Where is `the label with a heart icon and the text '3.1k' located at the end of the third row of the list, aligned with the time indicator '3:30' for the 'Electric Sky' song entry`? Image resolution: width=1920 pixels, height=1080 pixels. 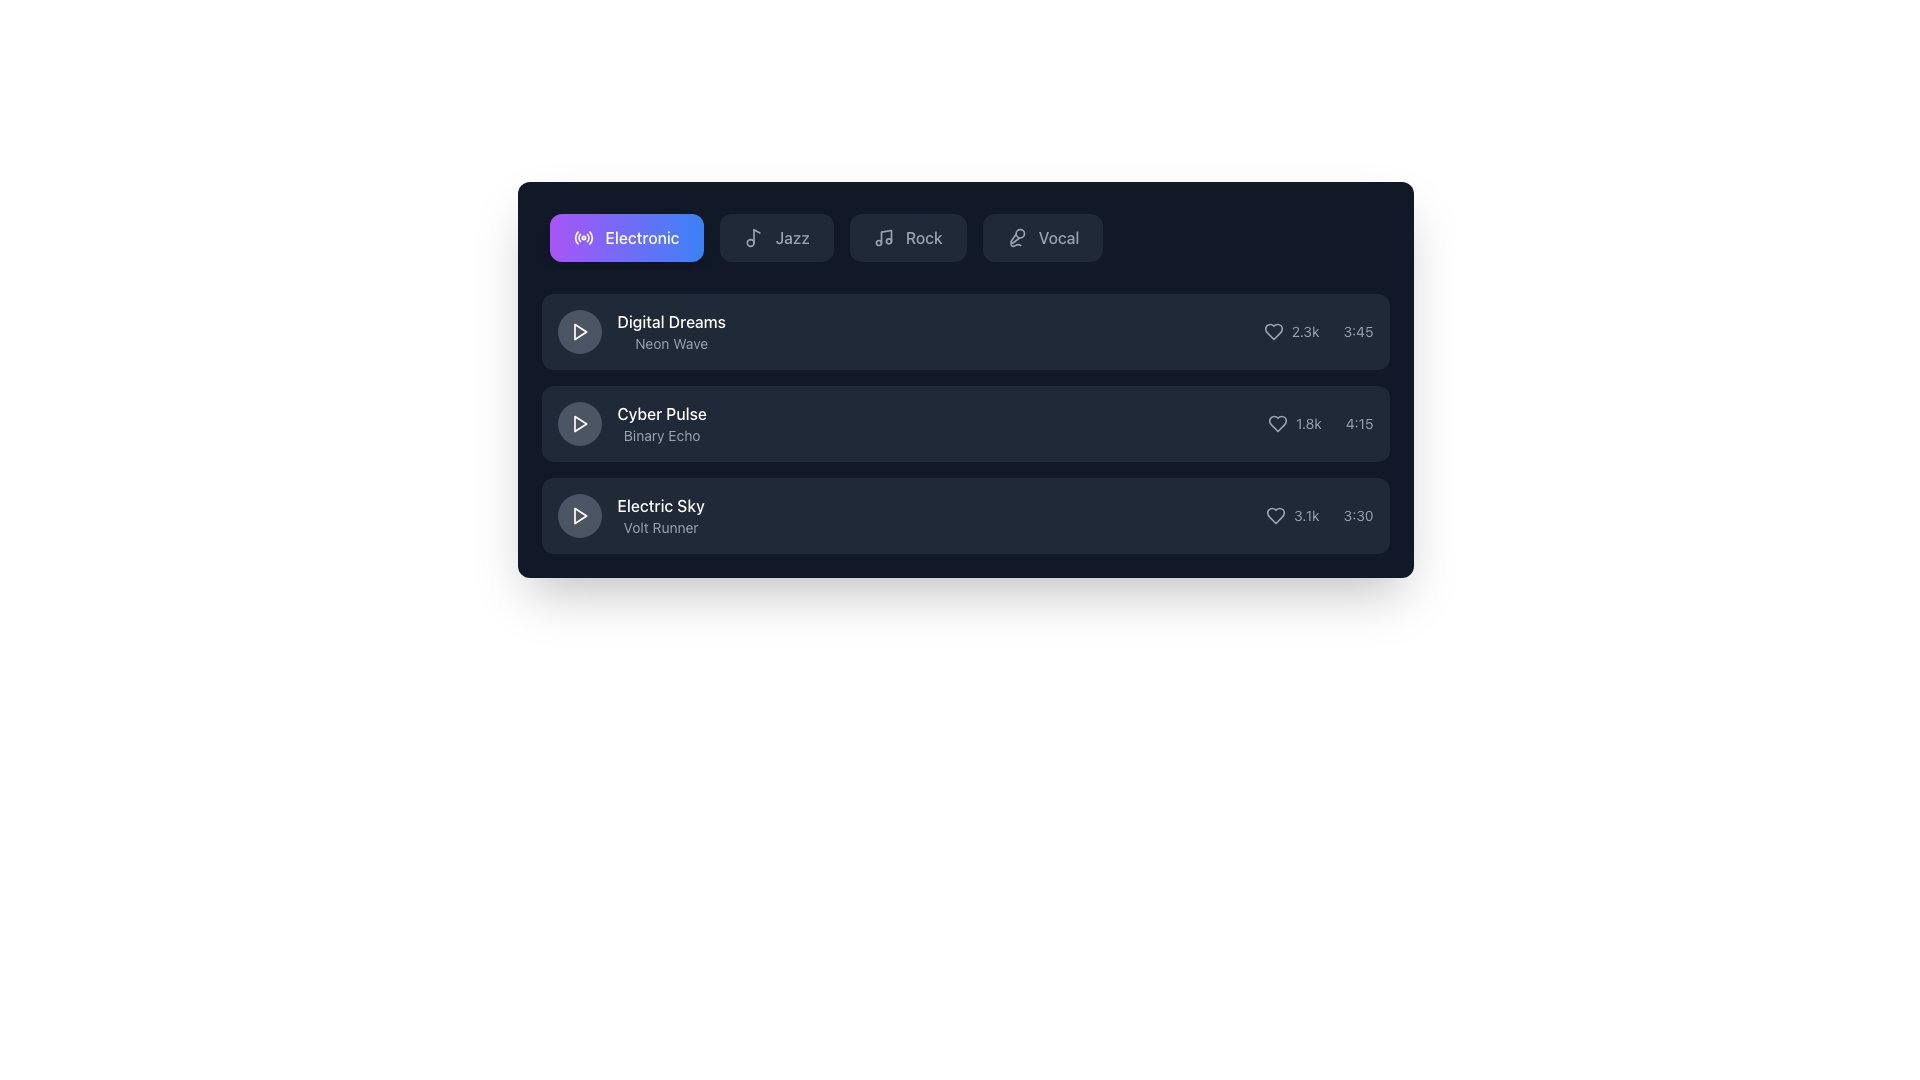 the label with a heart icon and the text '3.1k' located at the end of the third row of the list, aligned with the time indicator '3:30' for the 'Electric Sky' song entry is located at coordinates (1292, 515).